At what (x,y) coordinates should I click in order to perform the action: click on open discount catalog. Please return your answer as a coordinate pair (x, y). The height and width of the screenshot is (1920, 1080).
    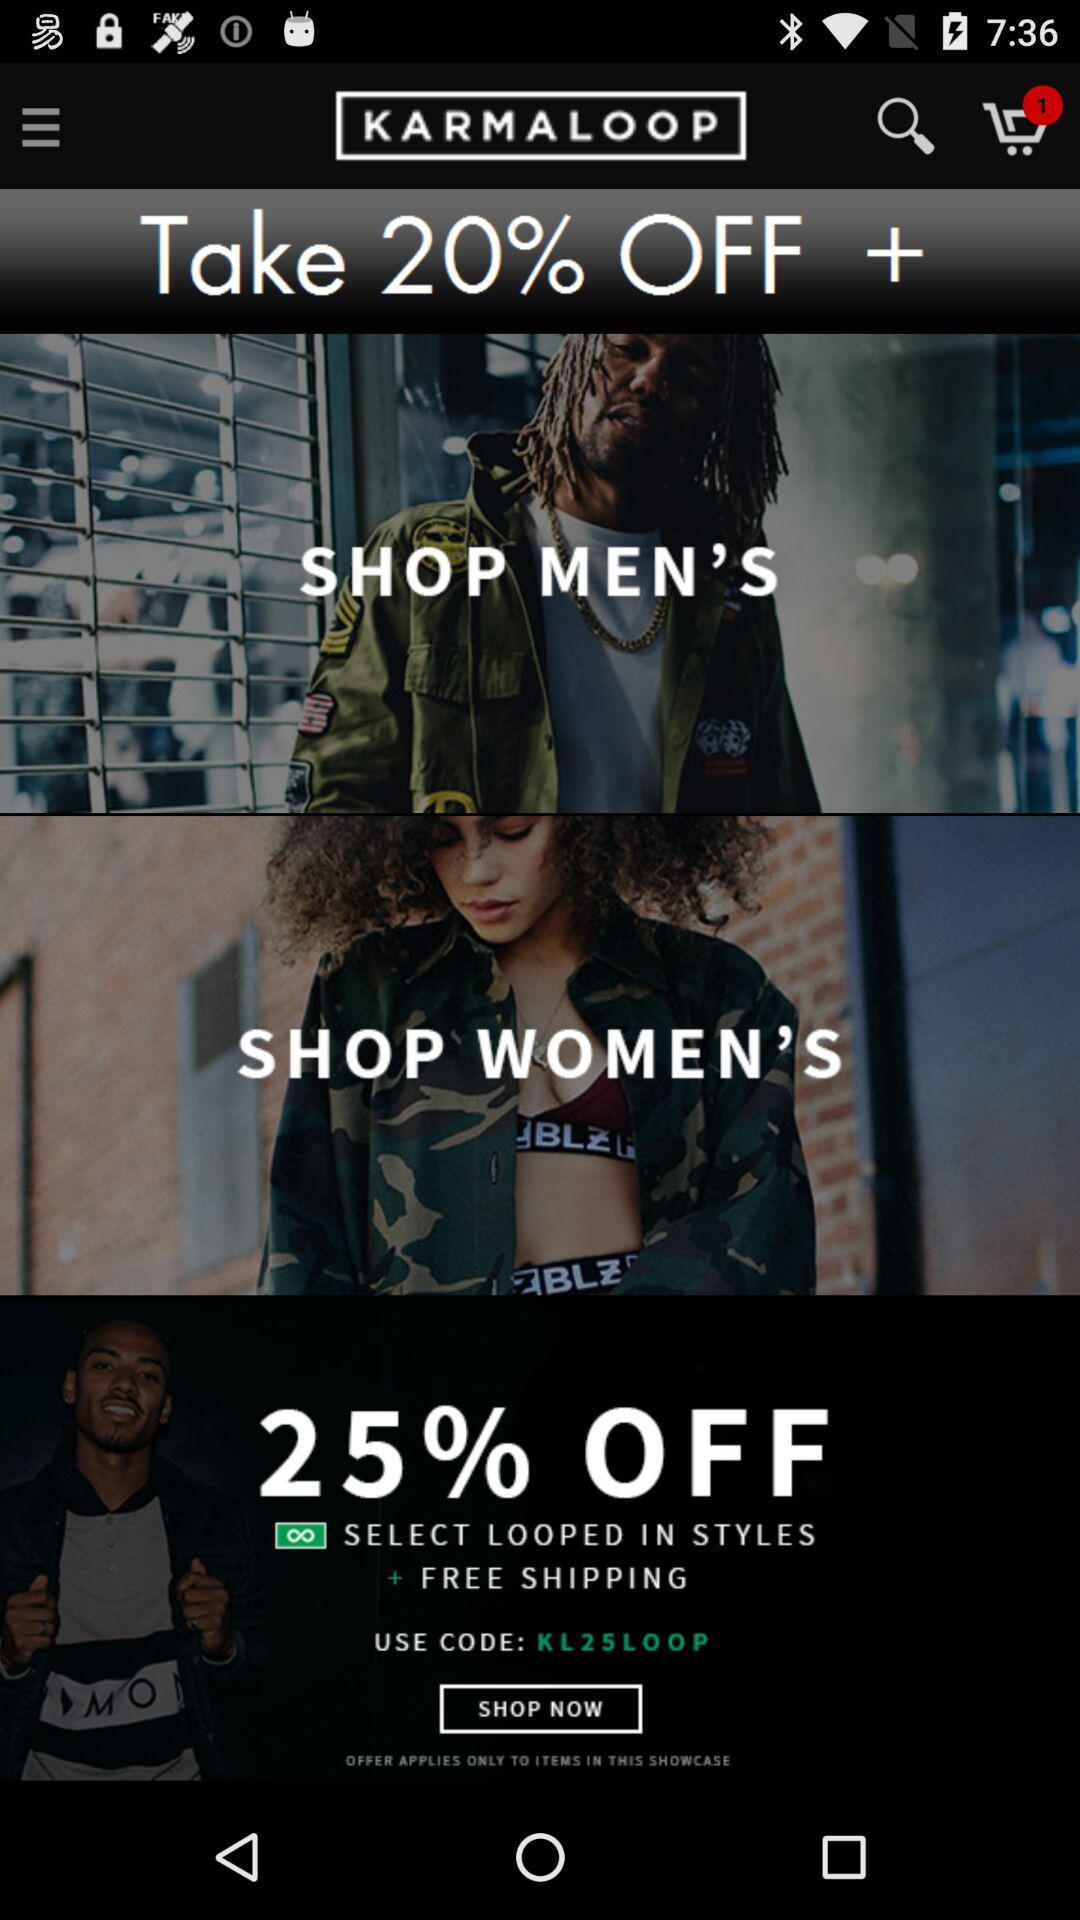
    Looking at the image, I should click on (540, 1538).